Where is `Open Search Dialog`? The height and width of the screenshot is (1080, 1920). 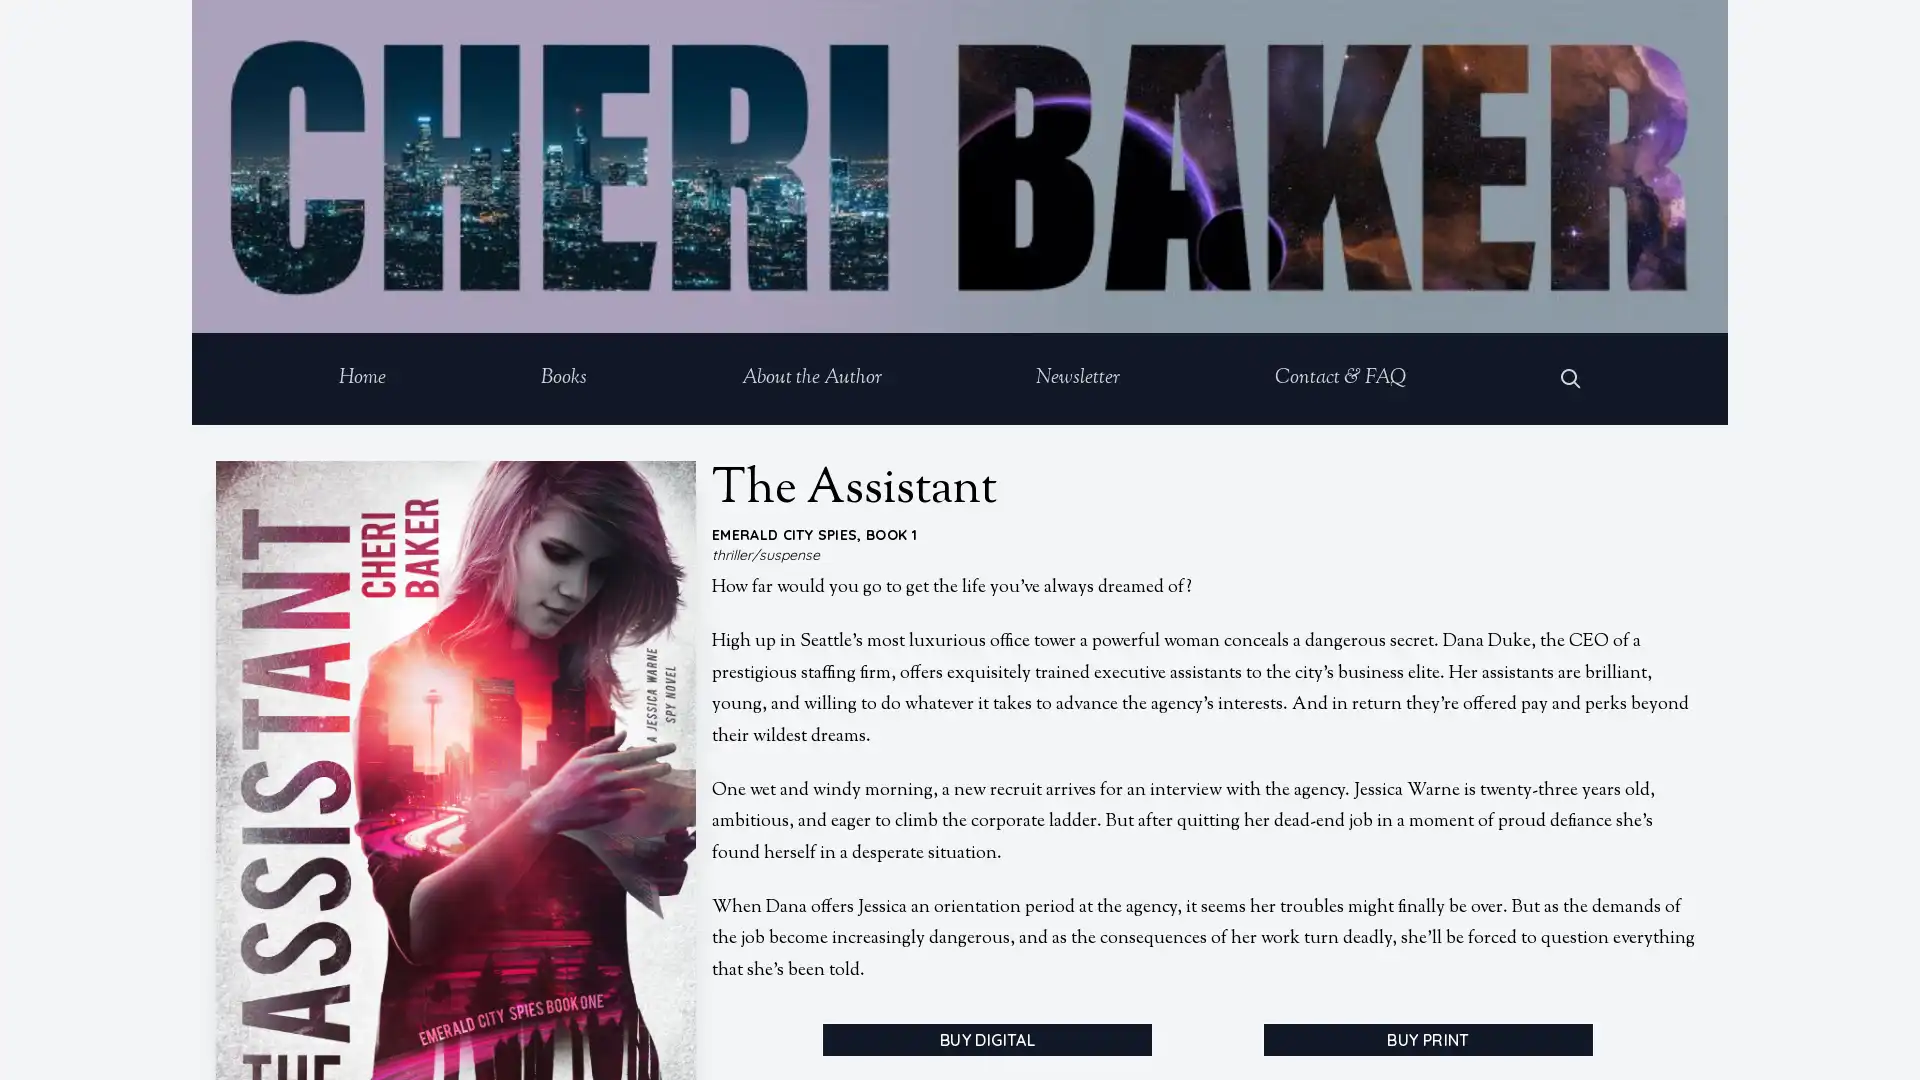 Open Search Dialog is located at coordinates (1569, 378).